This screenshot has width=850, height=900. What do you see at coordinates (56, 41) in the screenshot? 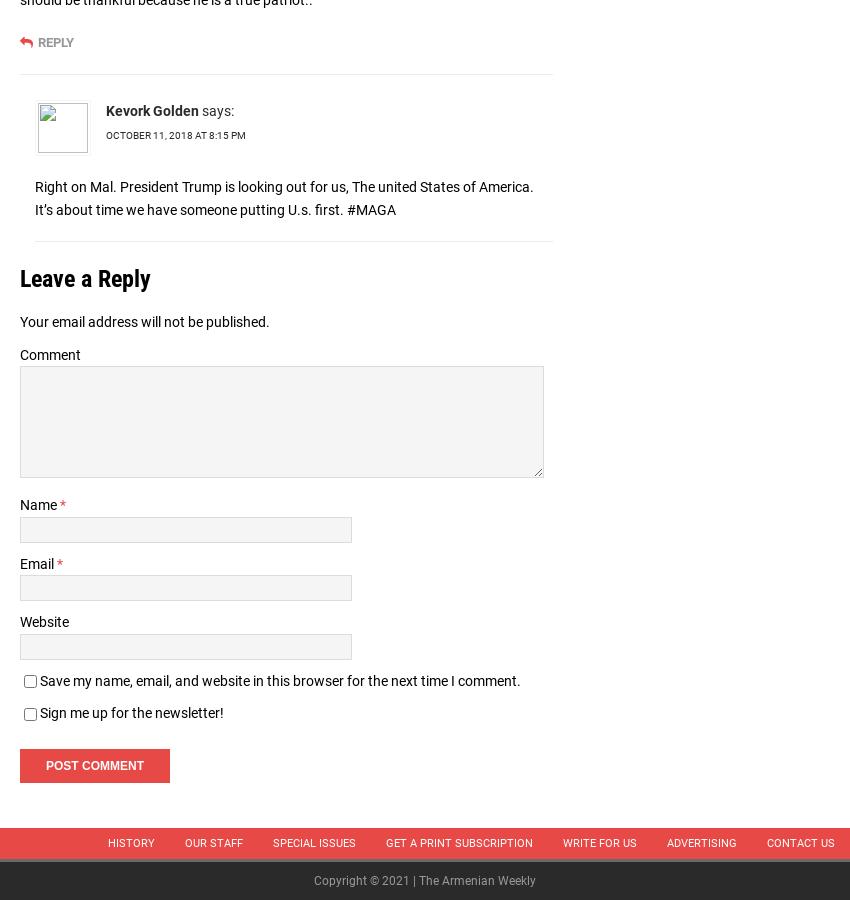
I see `'Reply'` at bounding box center [56, 41].